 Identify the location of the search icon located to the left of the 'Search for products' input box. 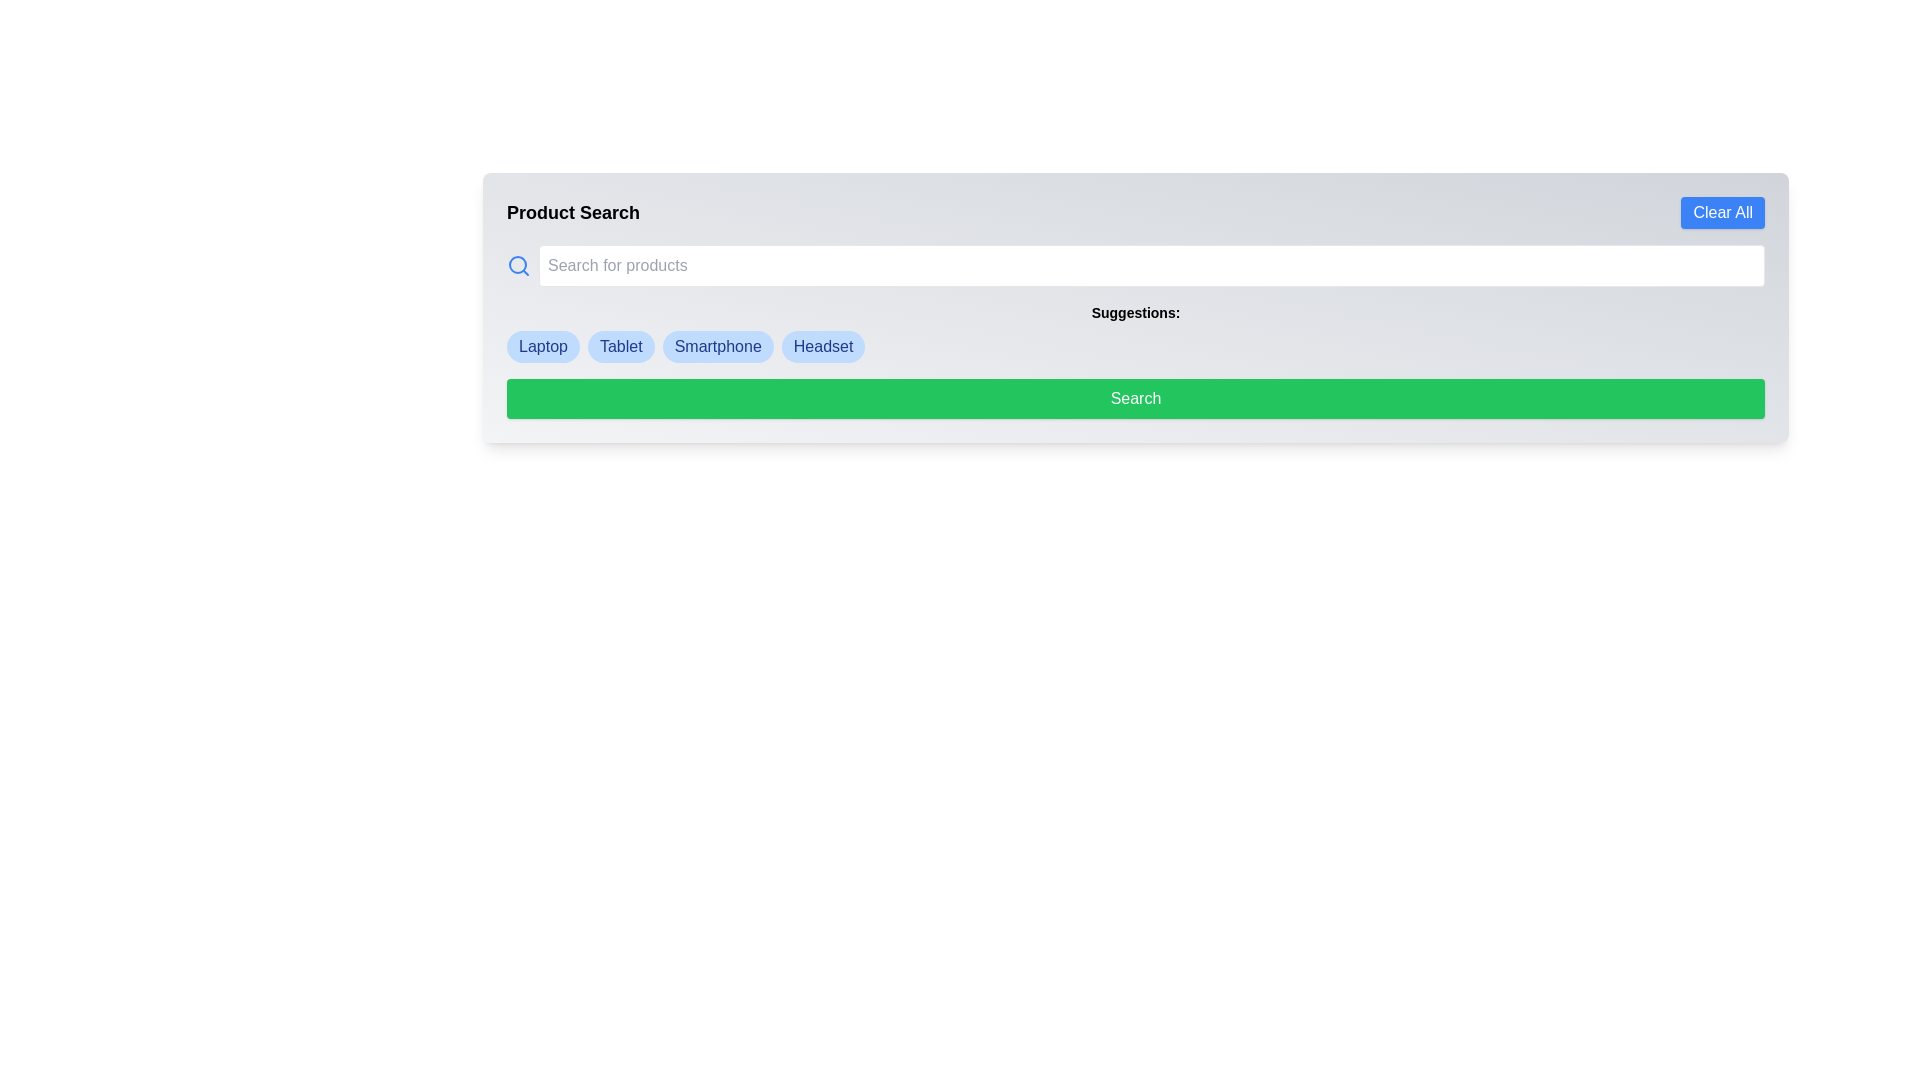
(518, 265).